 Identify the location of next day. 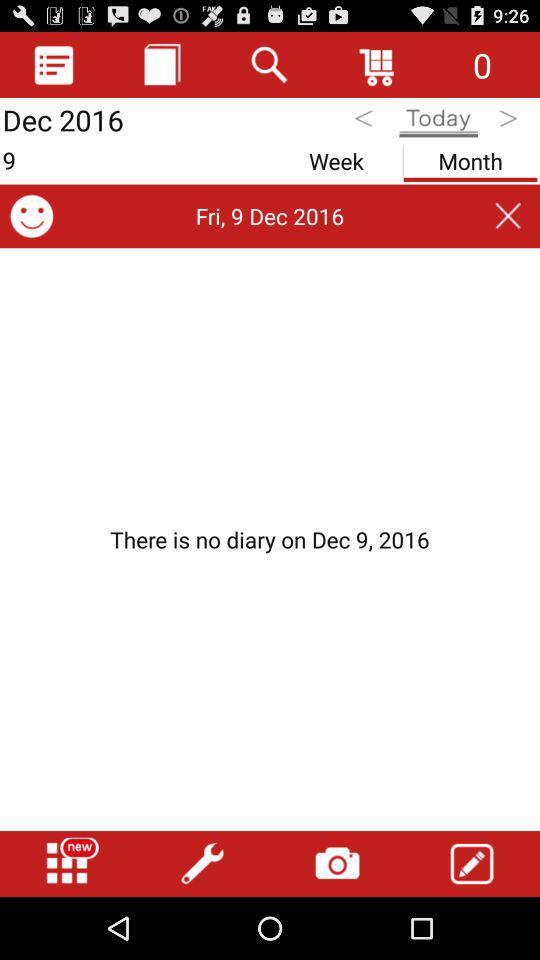
(510, 121).